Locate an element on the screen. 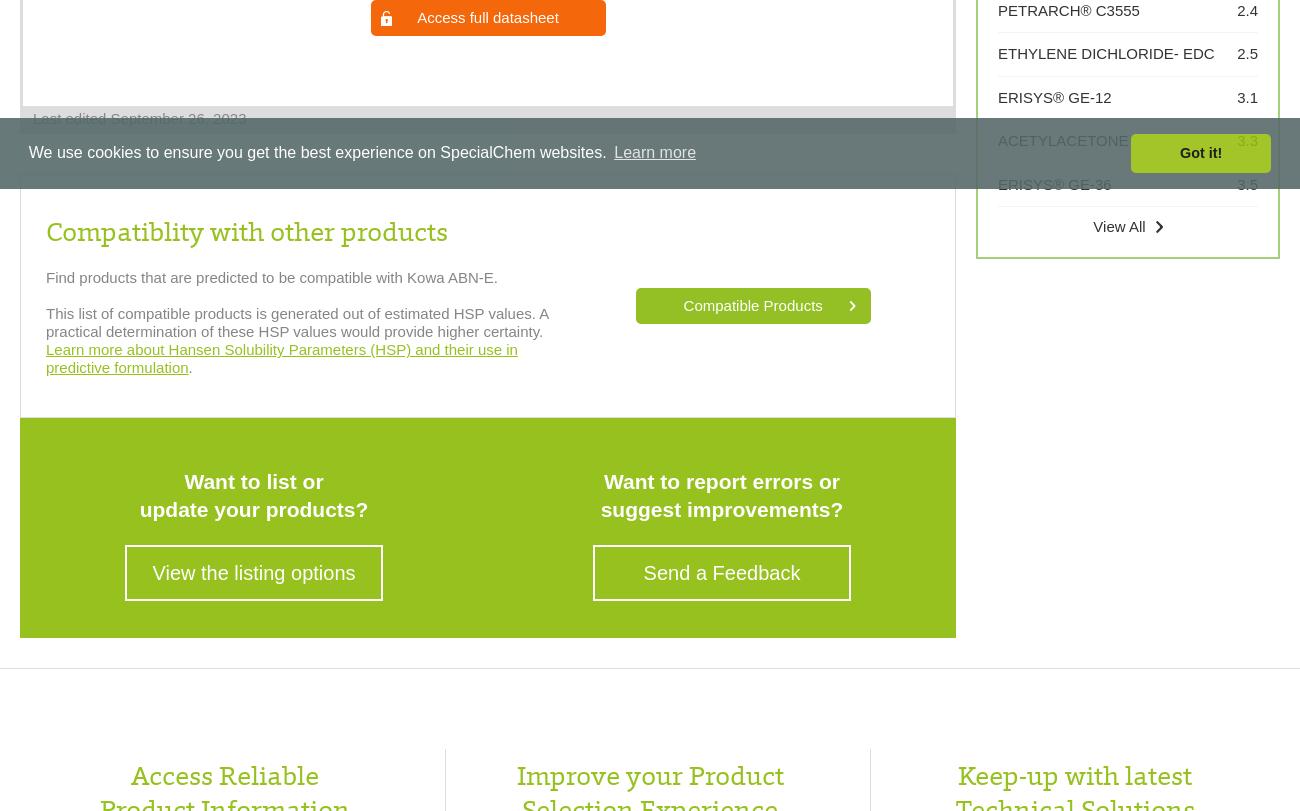  'Learn more' is located at coordinates (653, 152).